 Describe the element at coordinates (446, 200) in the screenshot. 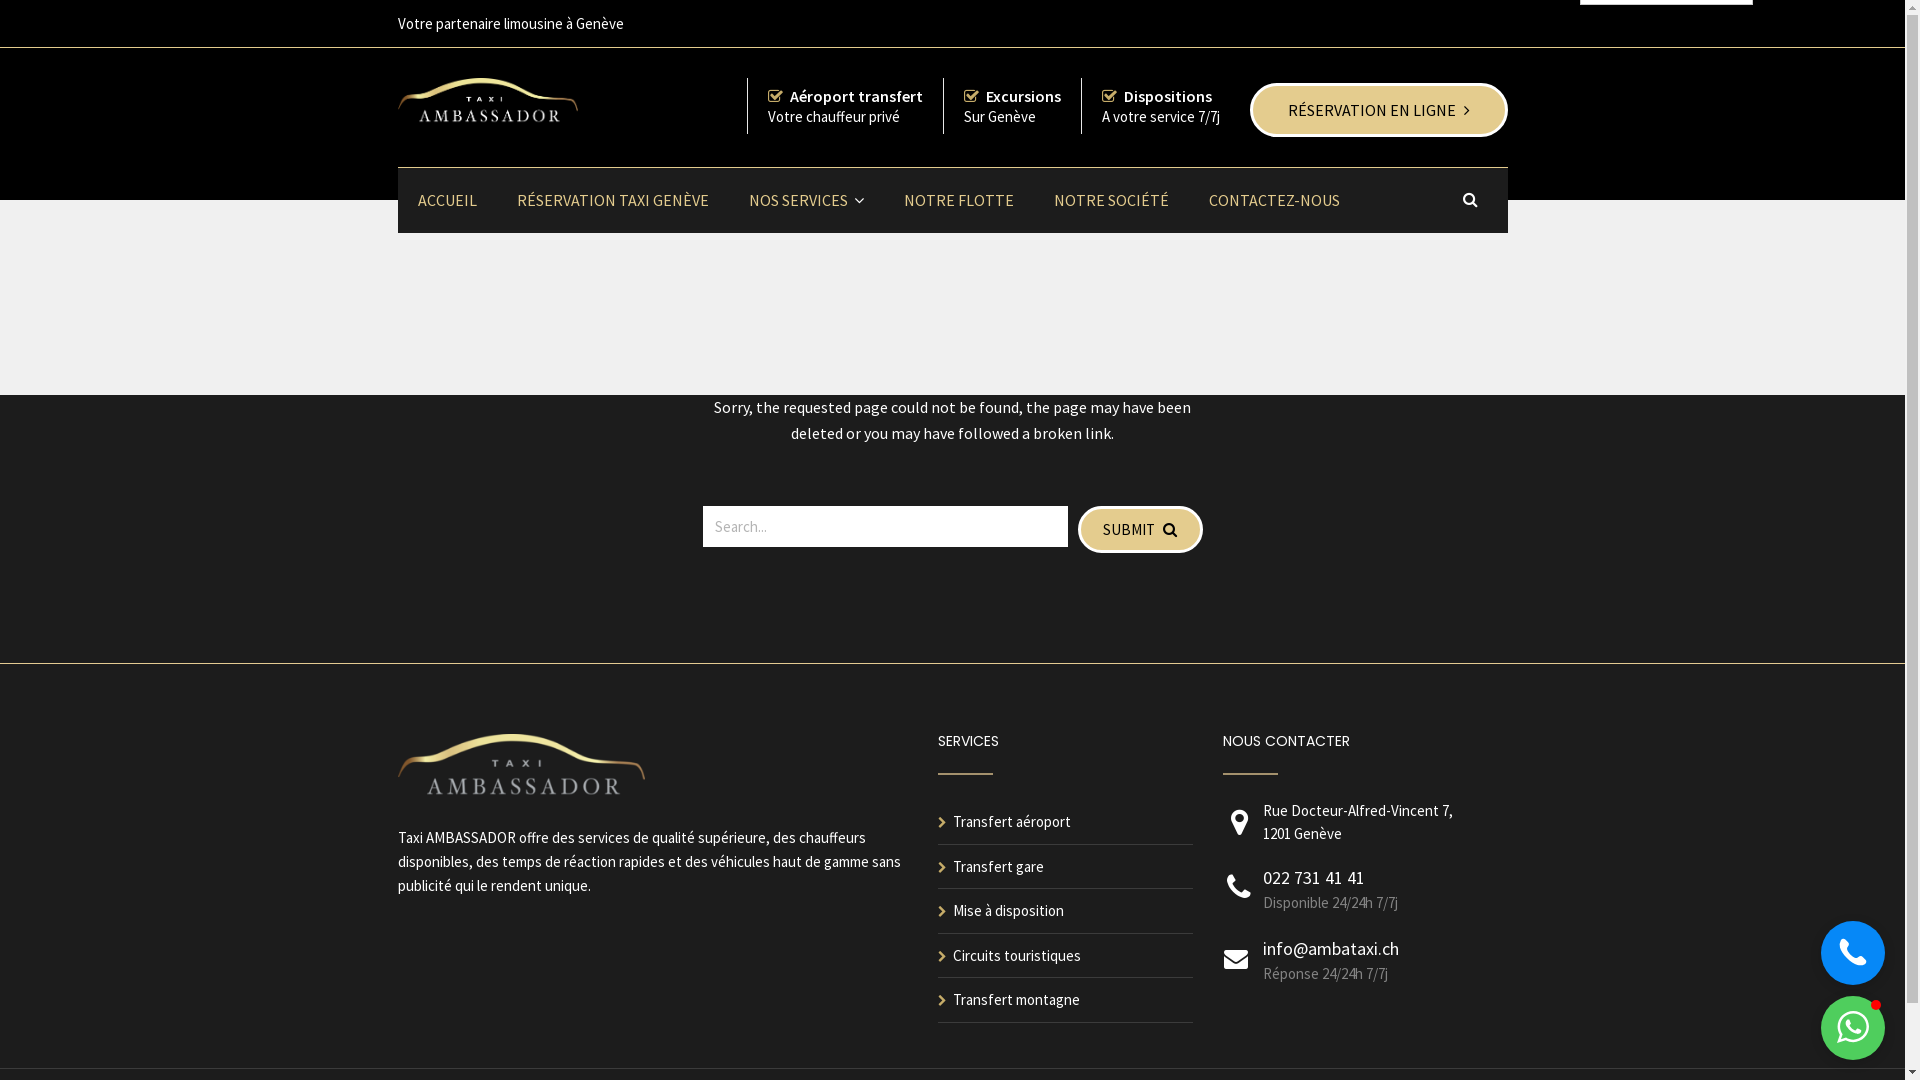

I see `'ACCUEIL'` at that location.